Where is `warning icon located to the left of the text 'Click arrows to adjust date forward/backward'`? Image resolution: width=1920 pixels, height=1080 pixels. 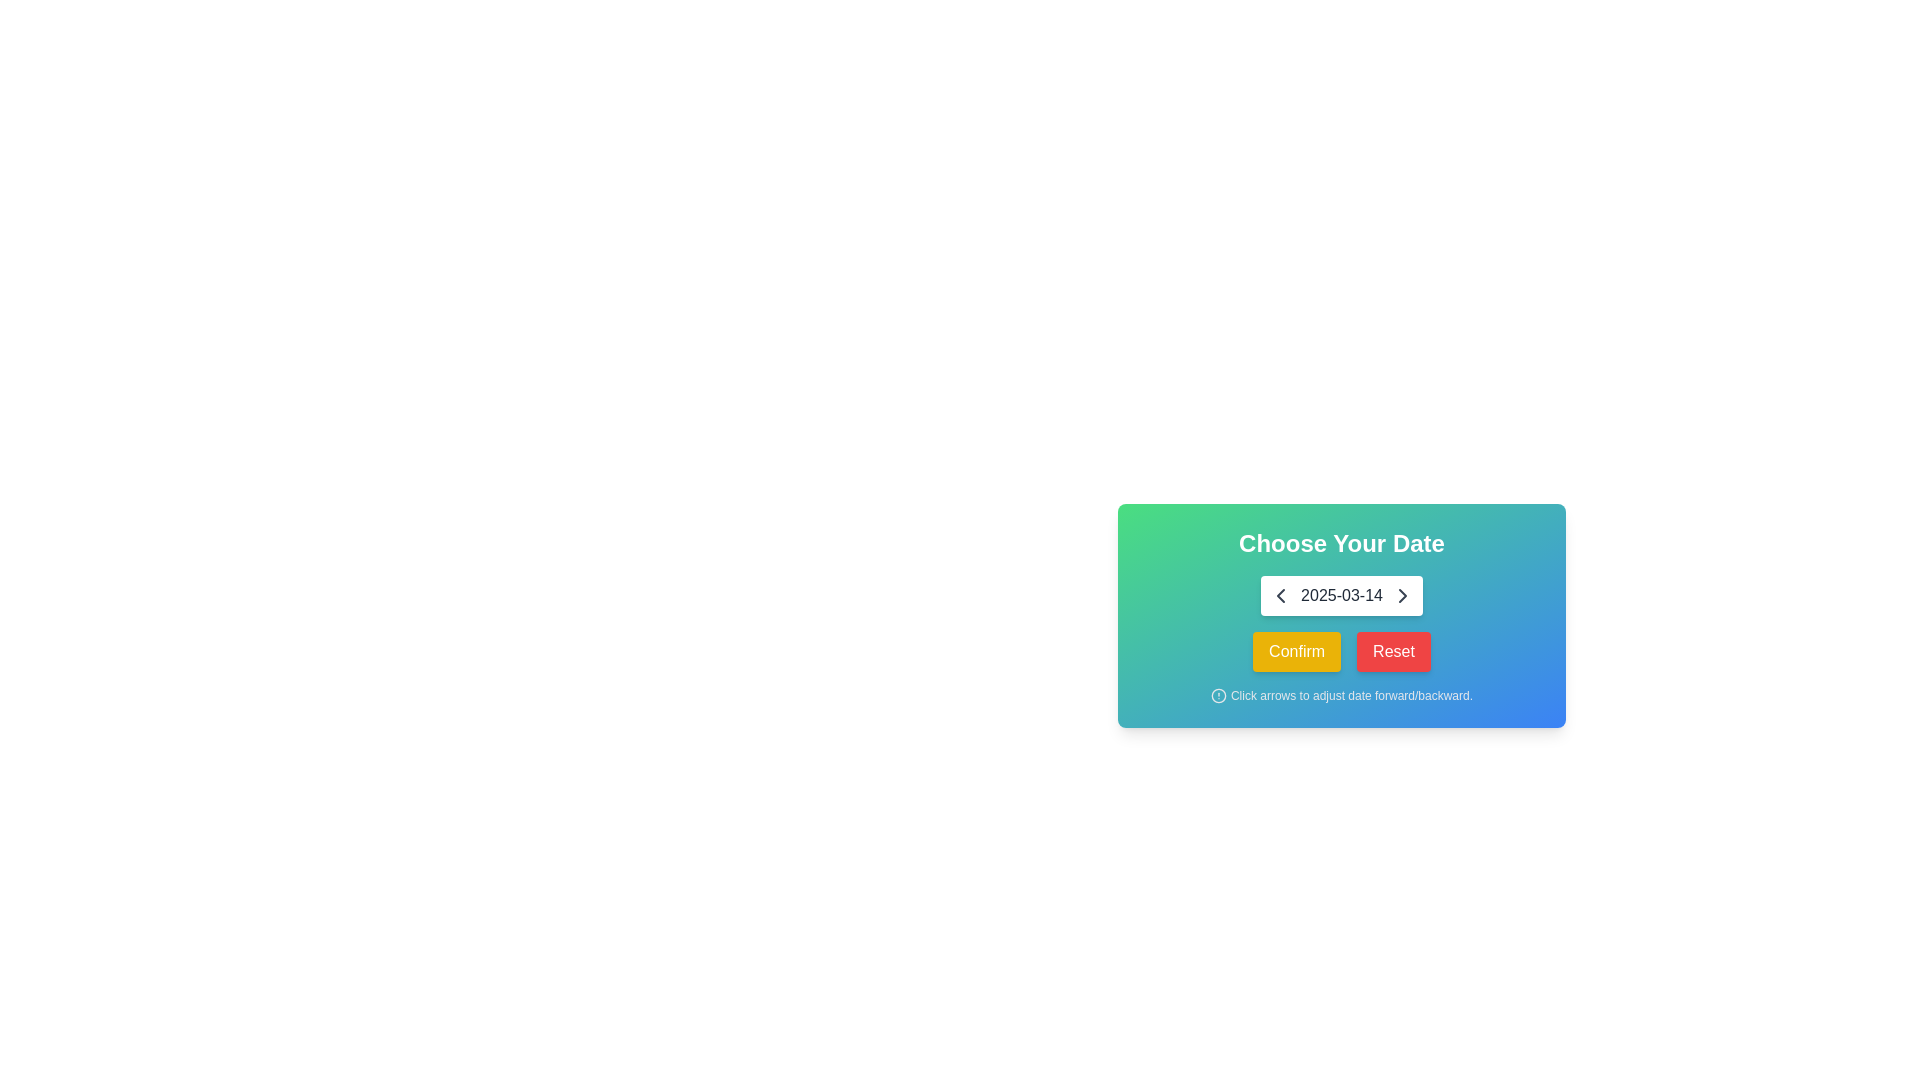
warning icon located to the left of the text 'Click arrows to adjust date forward/backward' is located at coordinates (1218, 694).